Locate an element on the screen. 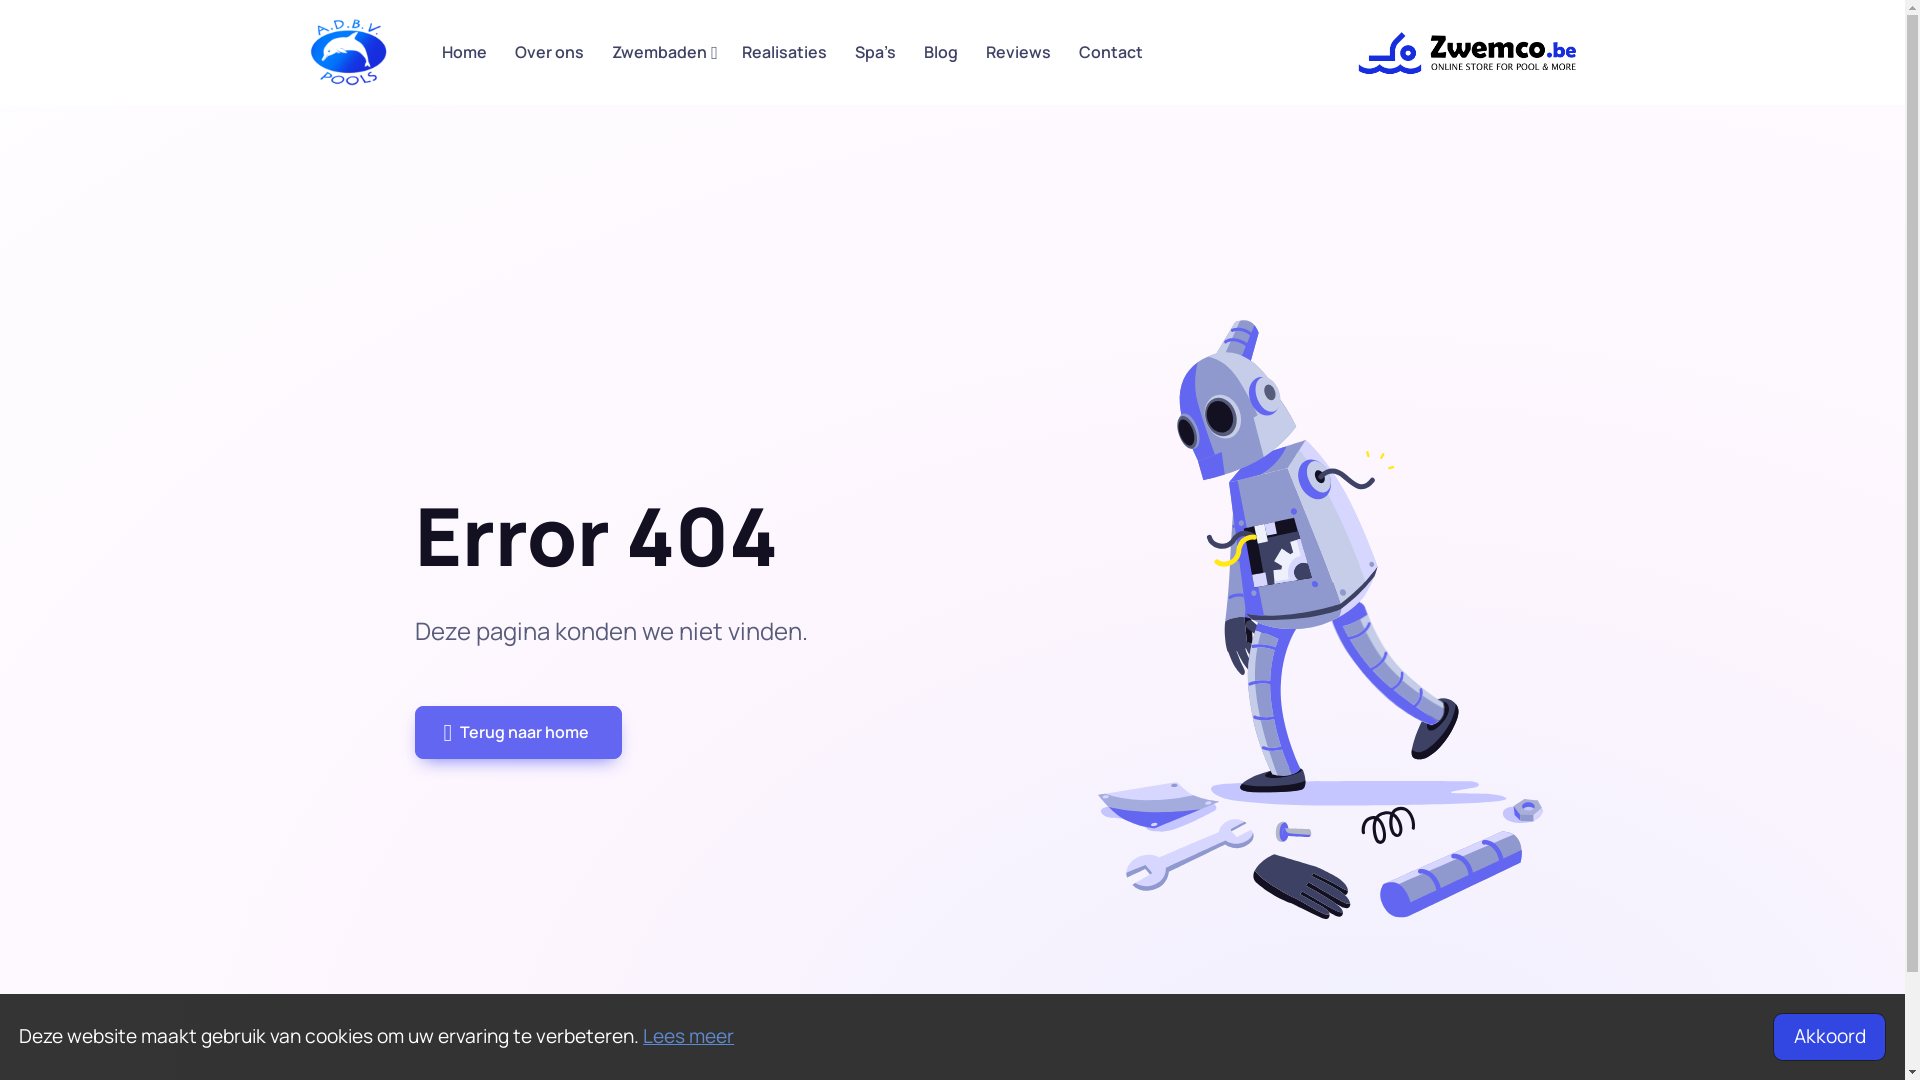  'Terug naar home' is located at coordinates (518, 732).